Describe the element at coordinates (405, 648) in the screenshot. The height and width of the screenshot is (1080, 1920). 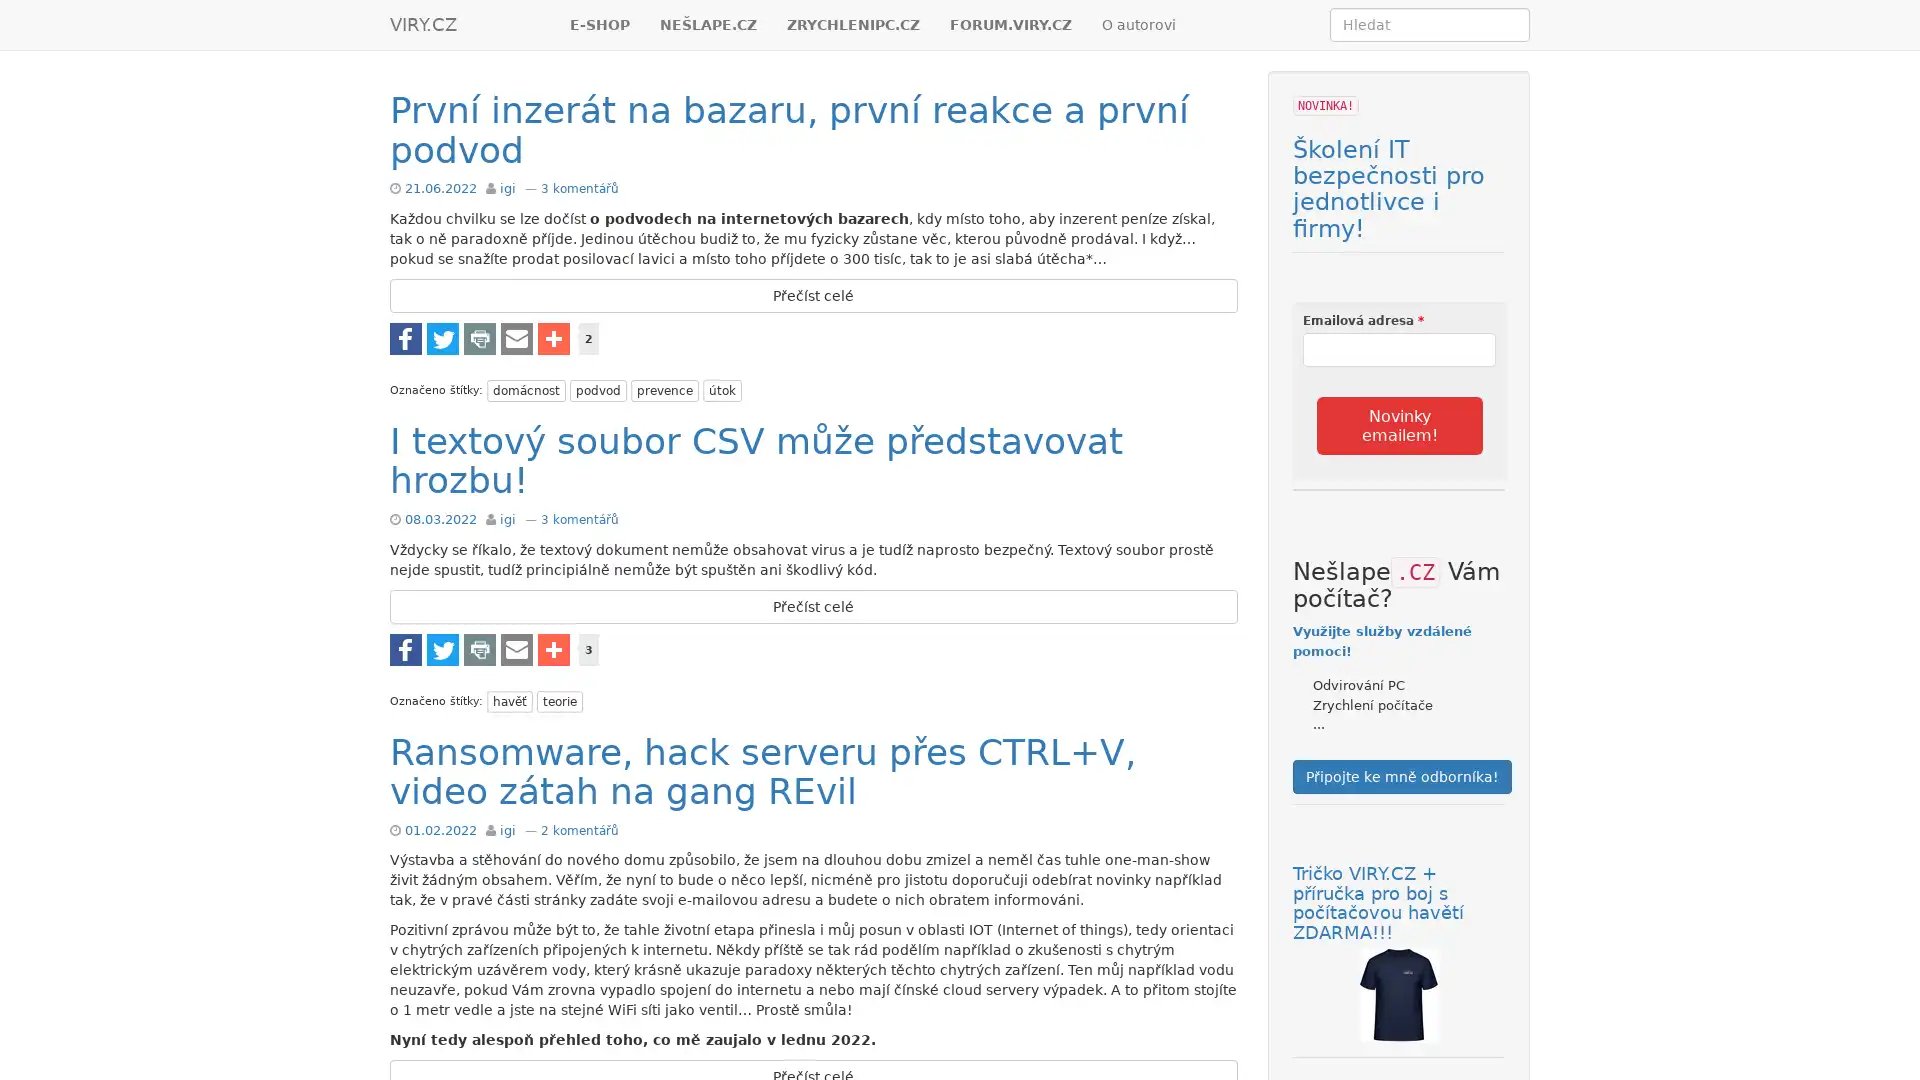
I see `Share to Facebook` at that location.